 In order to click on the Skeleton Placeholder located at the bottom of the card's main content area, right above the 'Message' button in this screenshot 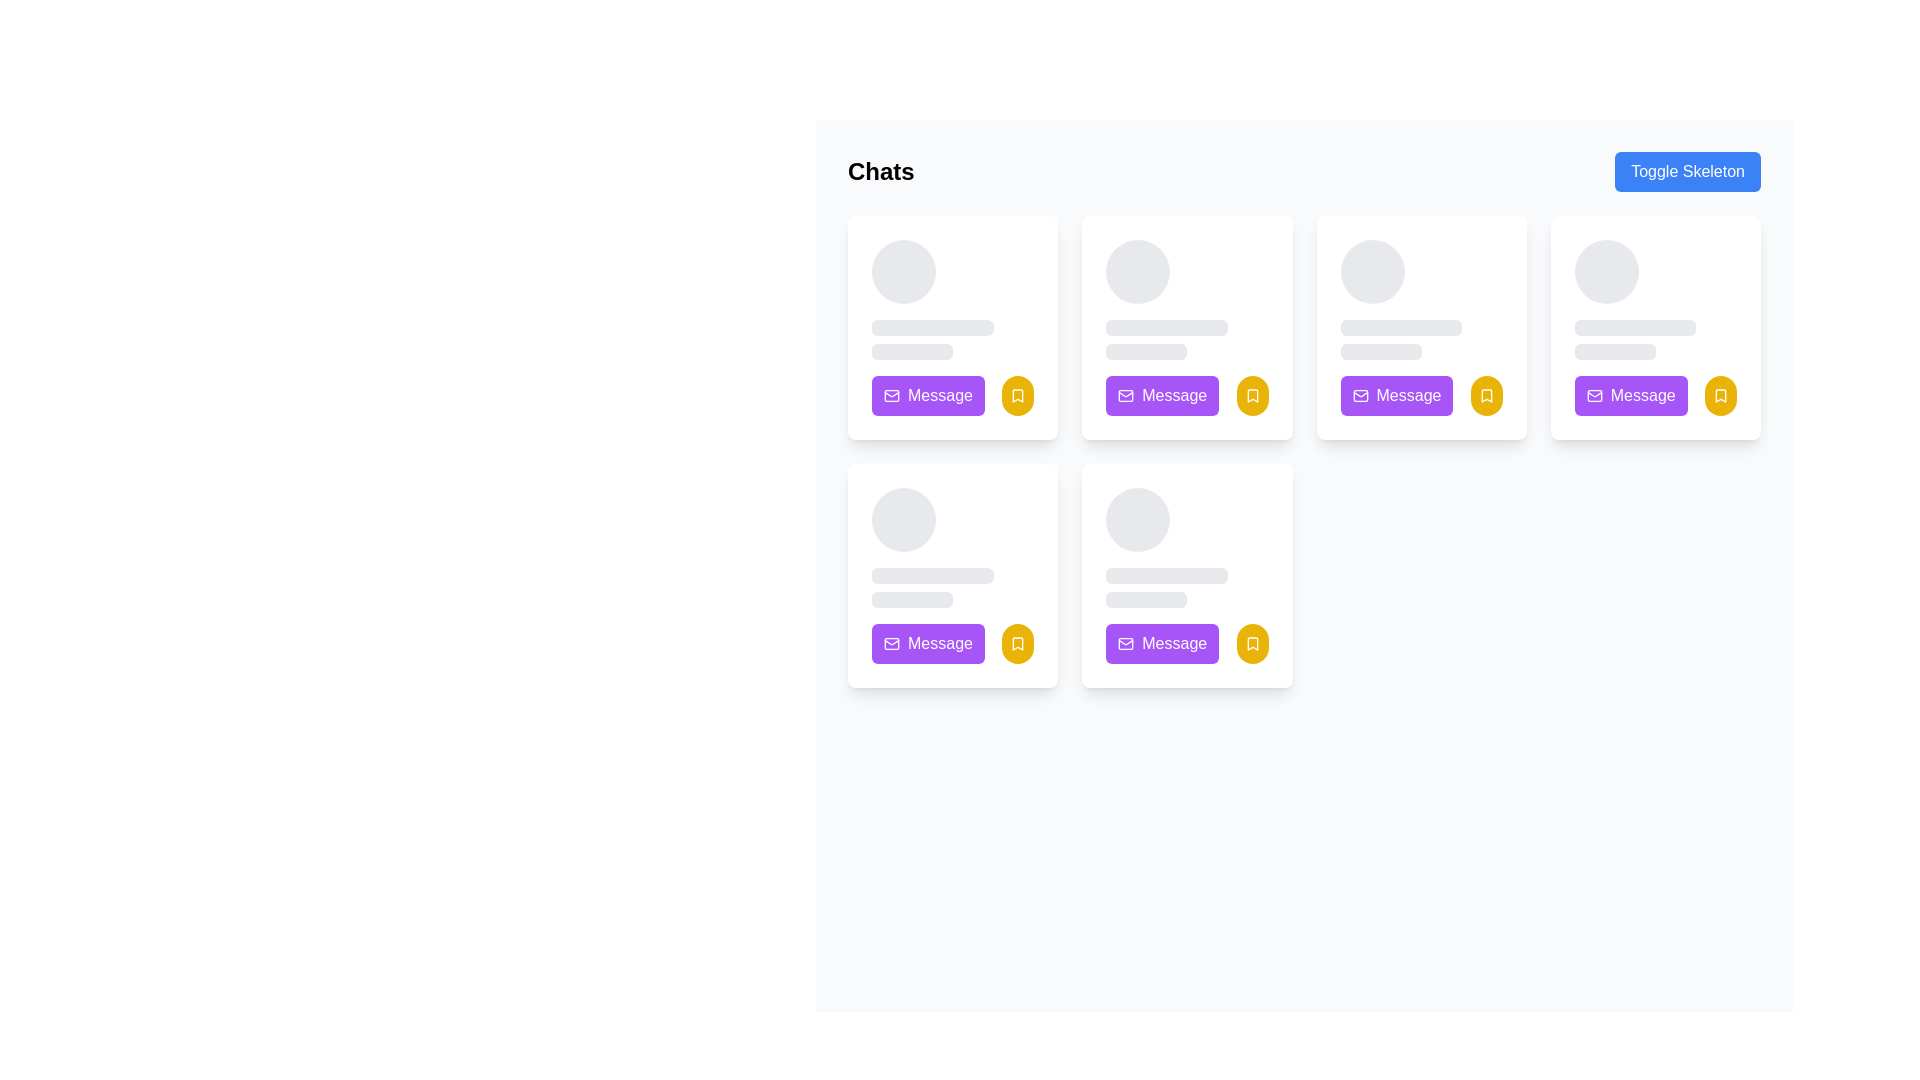, I will do `click(911, 350)`.